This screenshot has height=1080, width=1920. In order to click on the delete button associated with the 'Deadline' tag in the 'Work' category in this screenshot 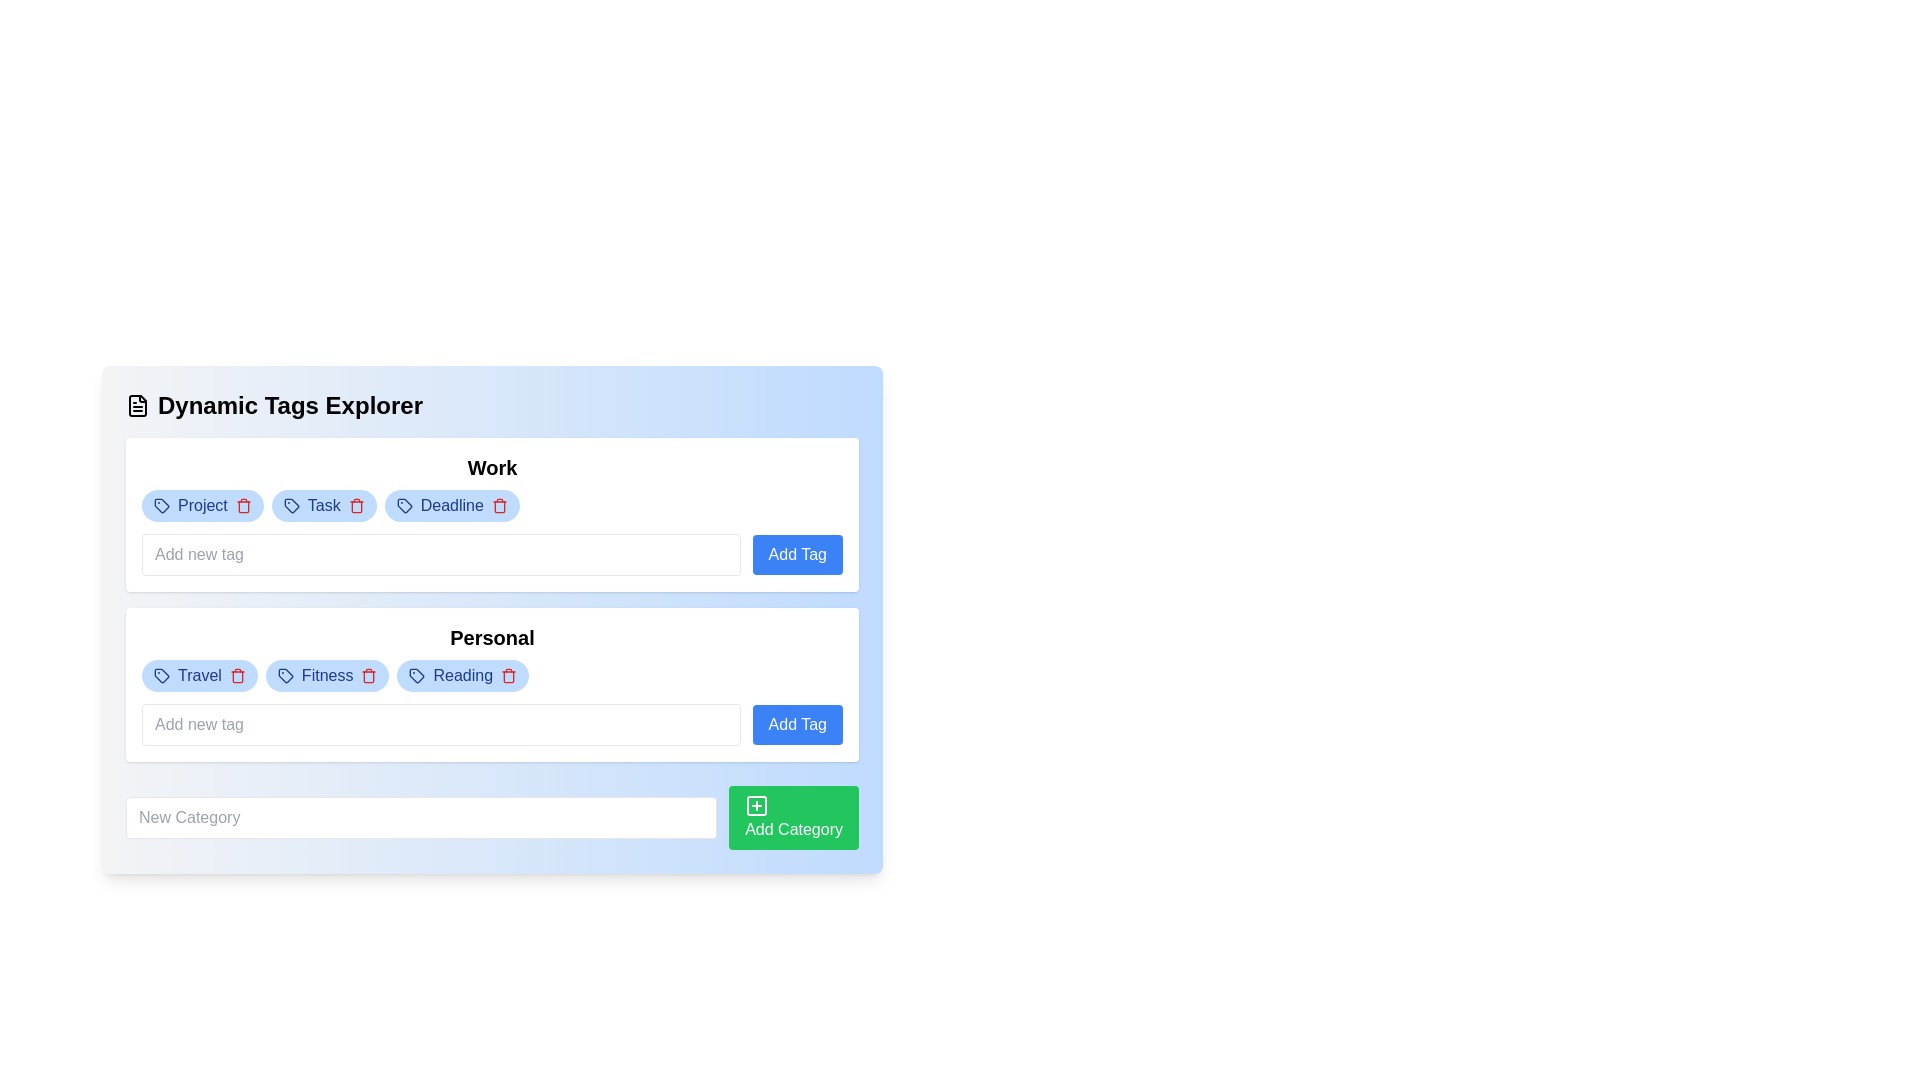, I will do `click(499, 504)`.